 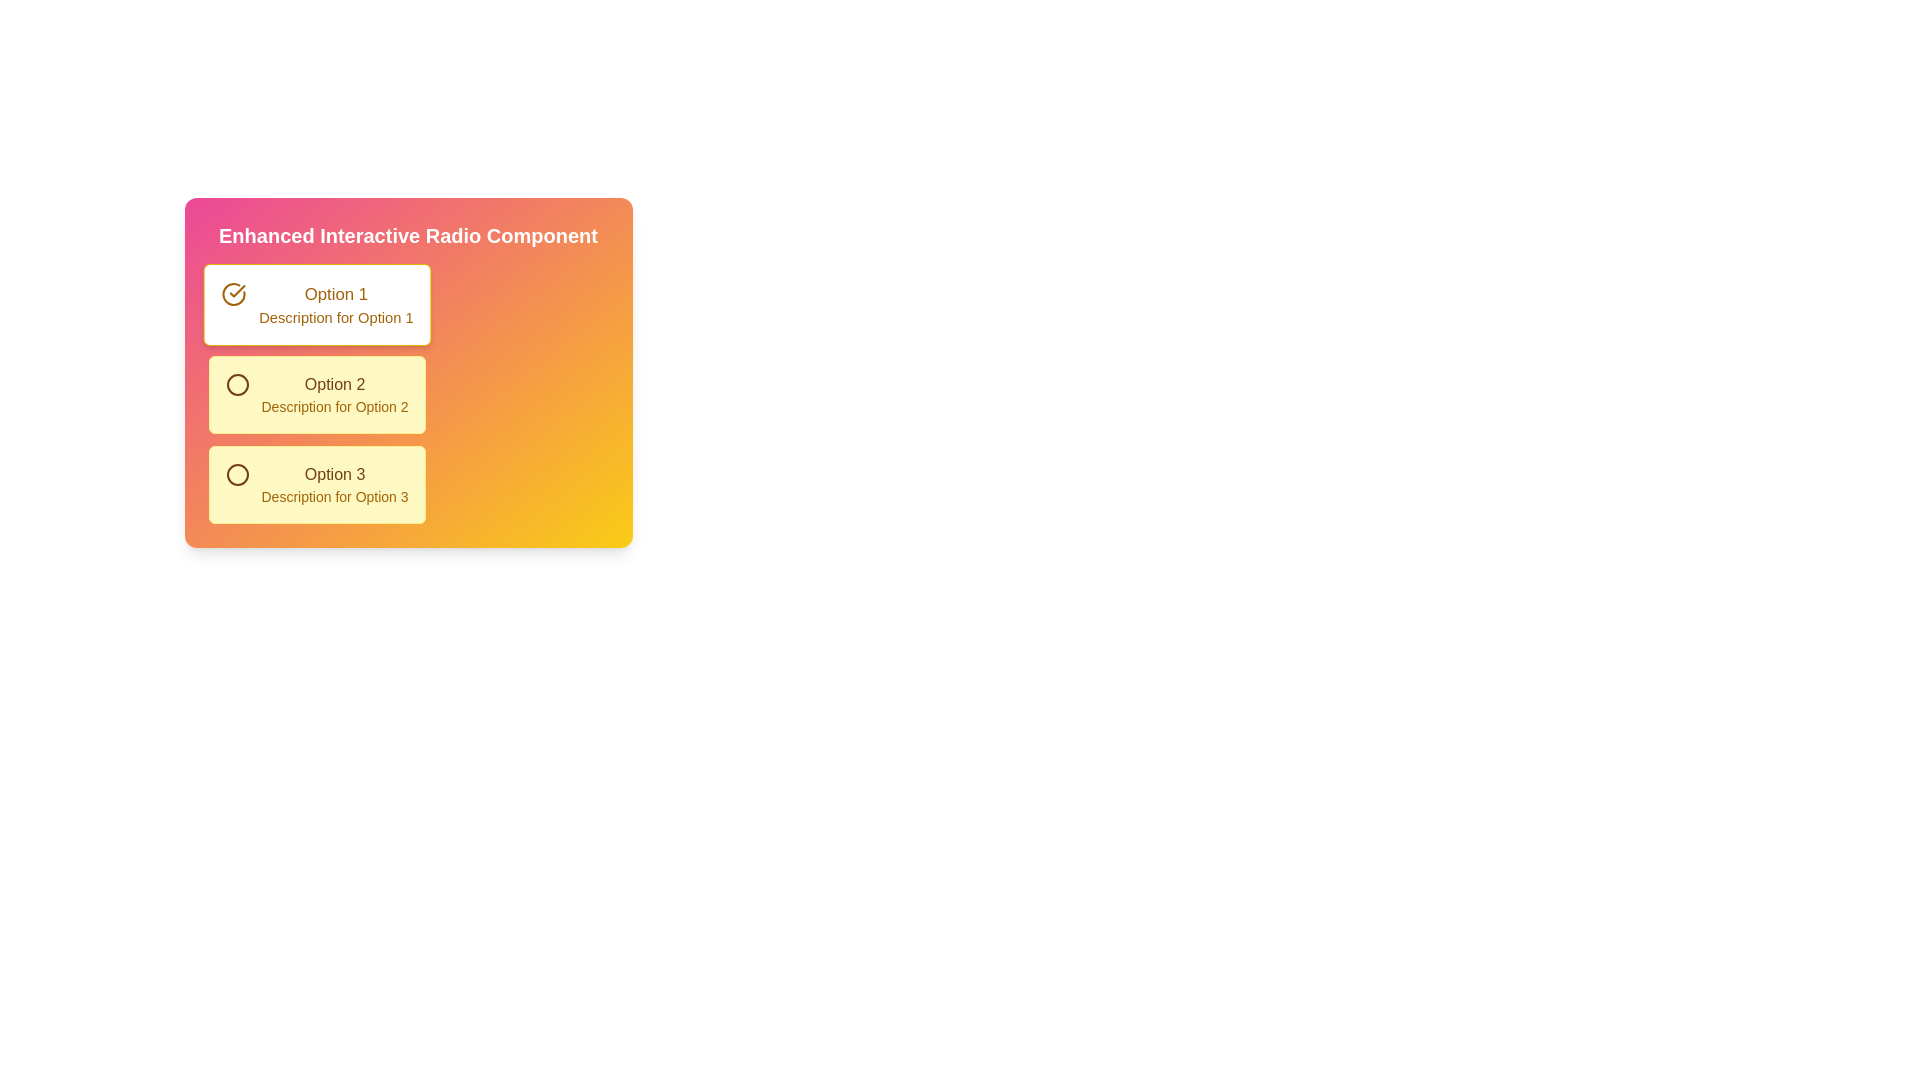 I want to click on the circular brown icon with a checkmark inside, representing the selected option in Option 1 of the vertically stacked list, so click(x=233, y=294).